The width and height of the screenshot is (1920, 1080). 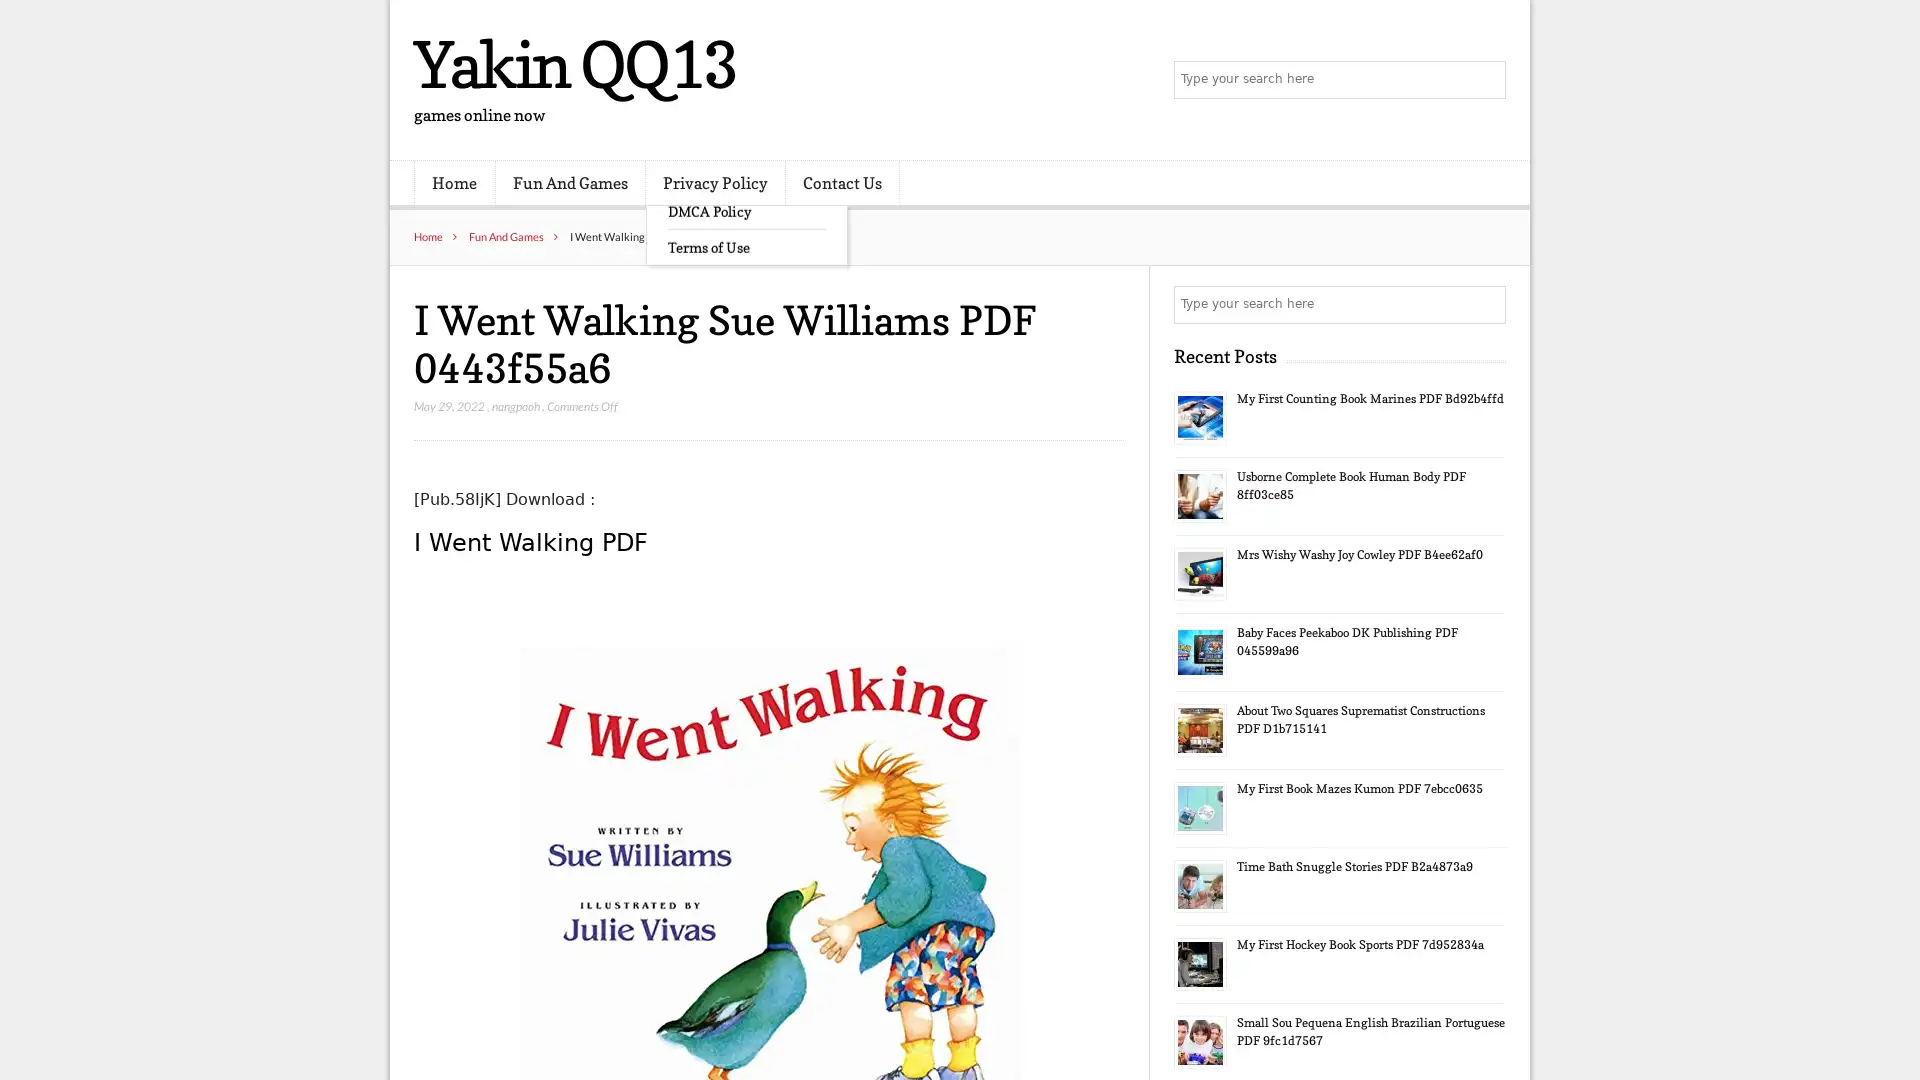 I want to click on Search, so click(x=1485, y=304).